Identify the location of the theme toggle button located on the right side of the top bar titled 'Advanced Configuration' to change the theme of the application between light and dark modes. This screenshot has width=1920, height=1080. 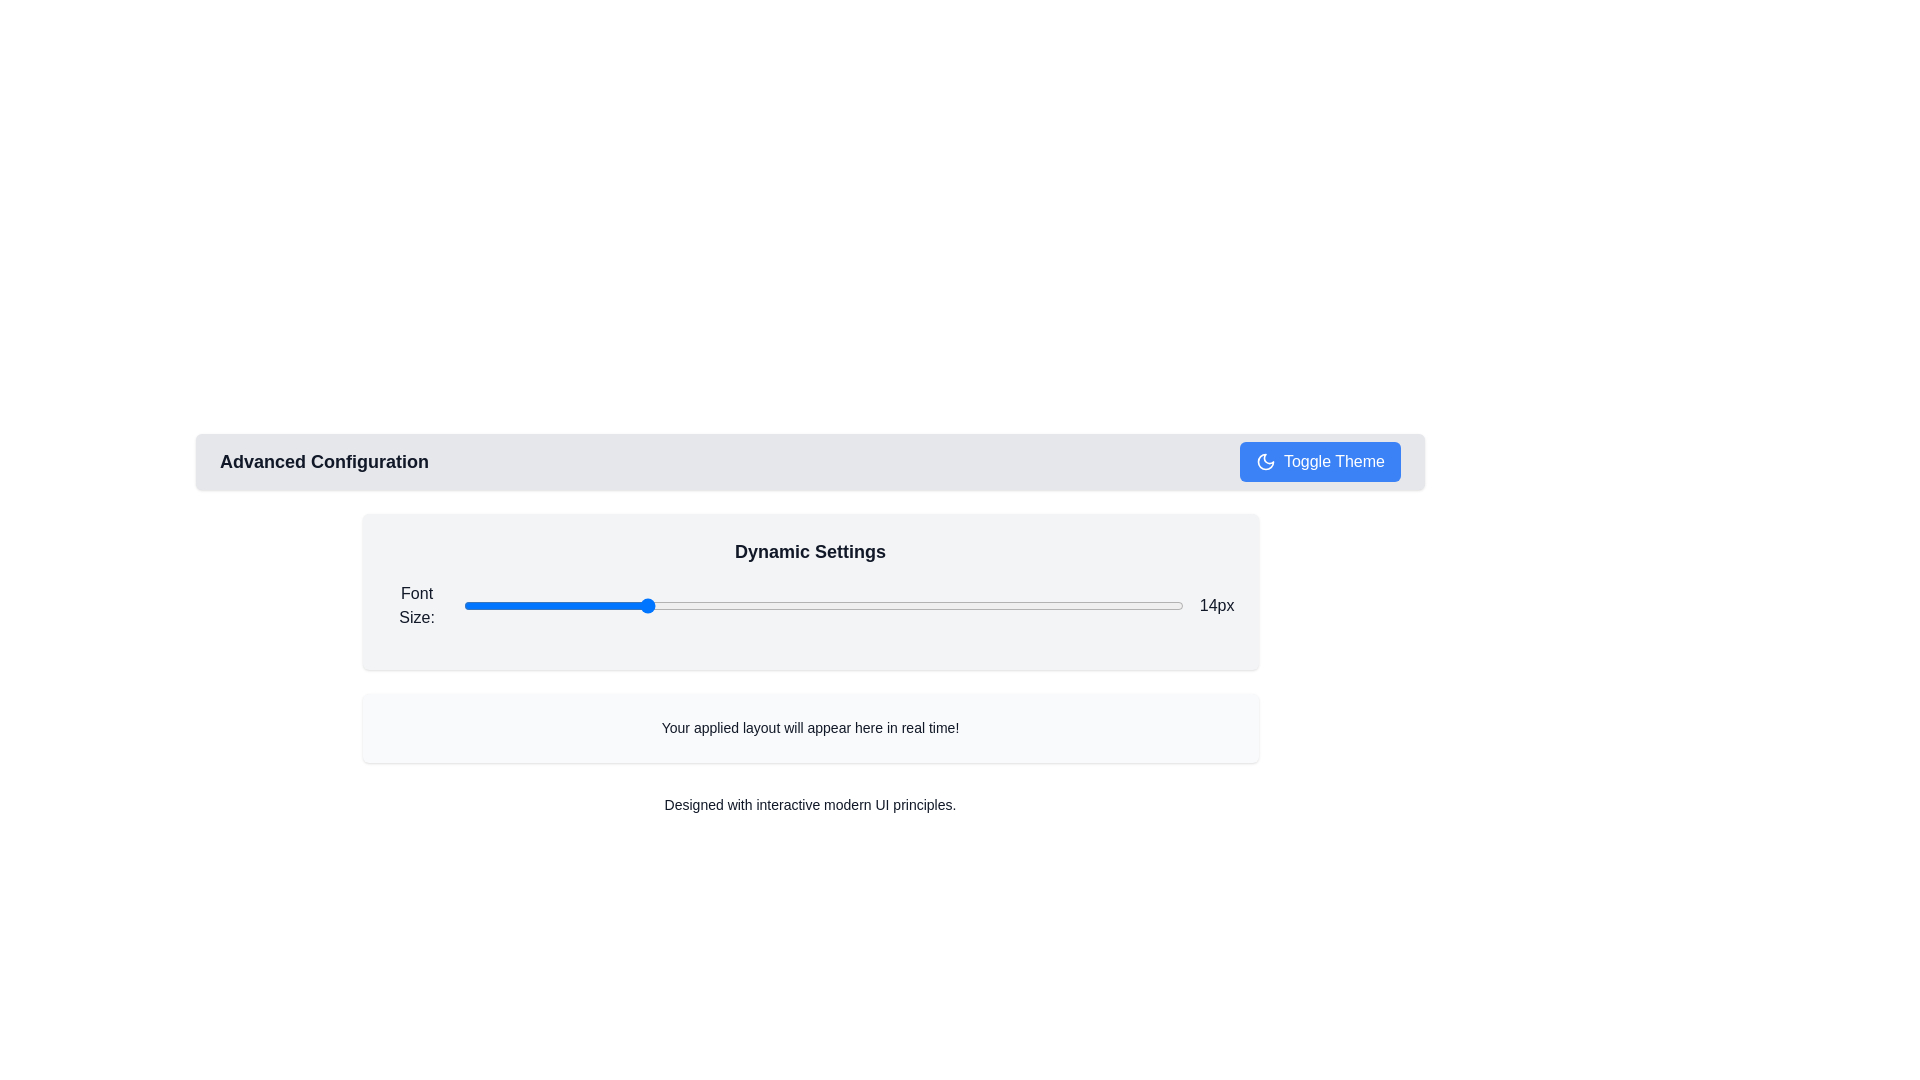
(1320, 462).